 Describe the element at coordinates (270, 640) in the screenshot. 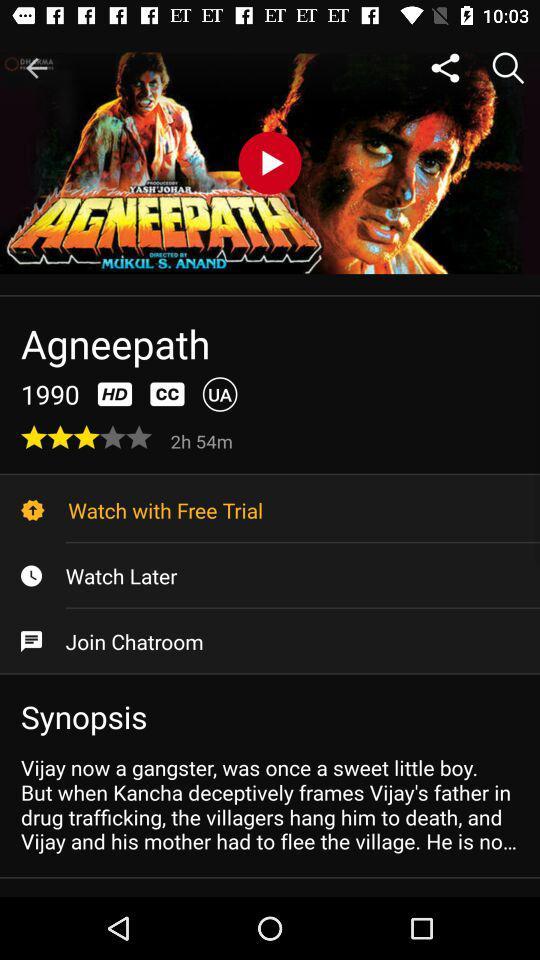

I see `item above the synopsis icon` at that location.